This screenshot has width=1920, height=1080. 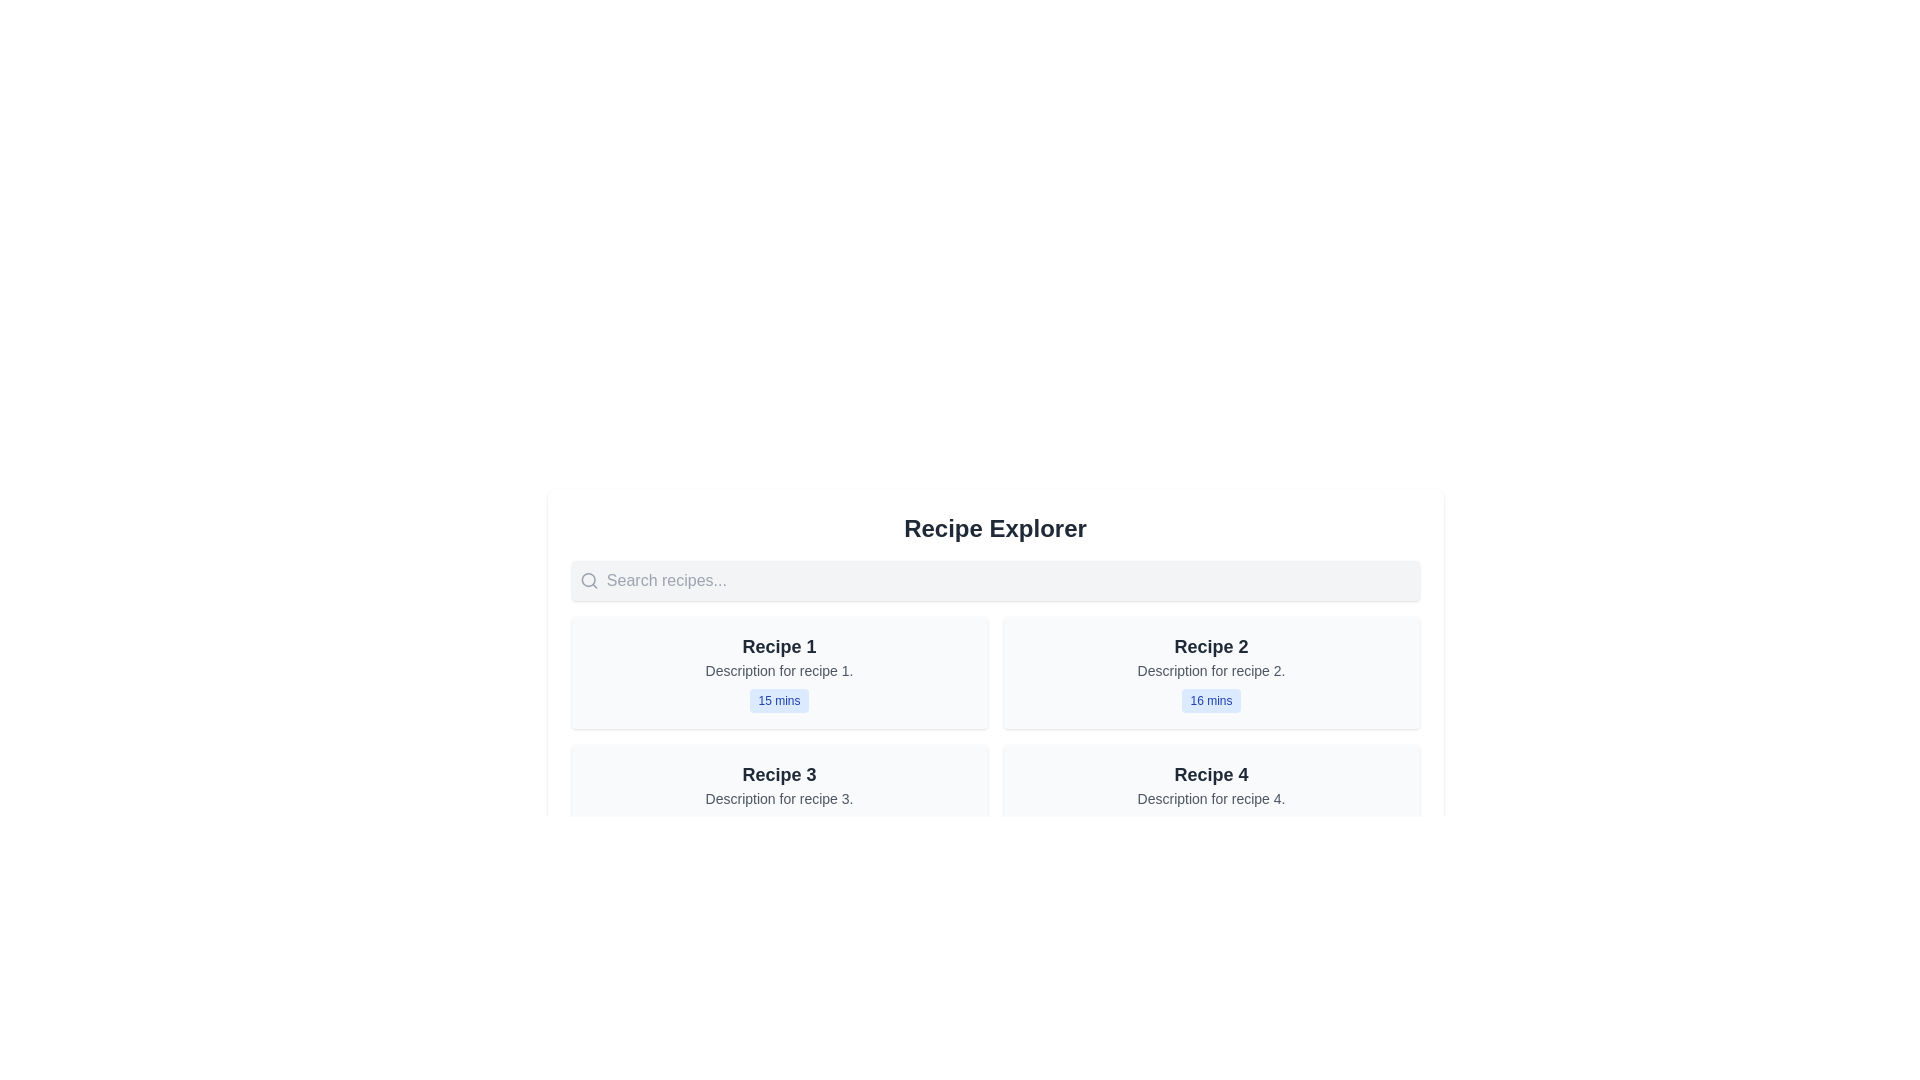 I want to click on the search box icon located at the leftmost position of the input field, which serves as a visual indicator for its functionality, so click(x=588, y=581).